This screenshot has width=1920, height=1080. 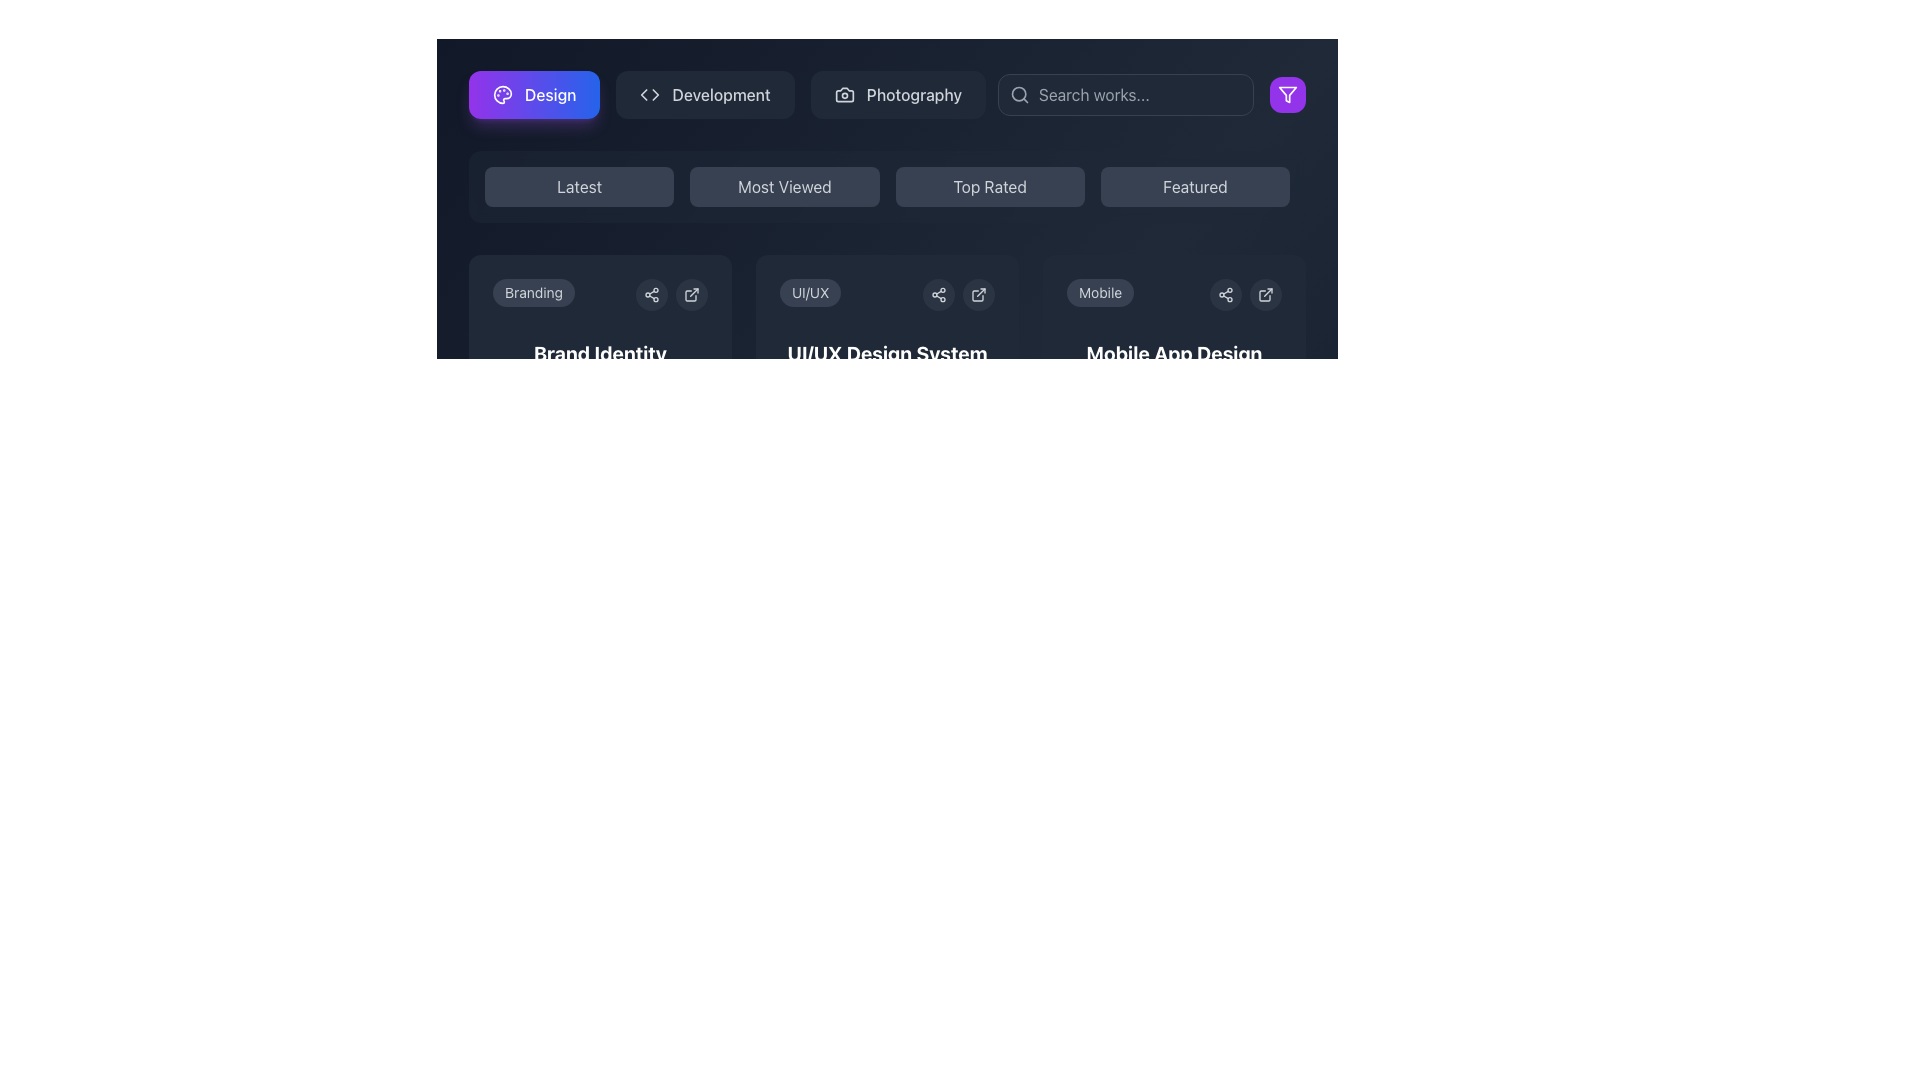 What do you see at coordinates (691, 294) in the screenshot?
I see `the second circular button in the header of the 'Brand Identity' card` at bounding box center [691, 294].